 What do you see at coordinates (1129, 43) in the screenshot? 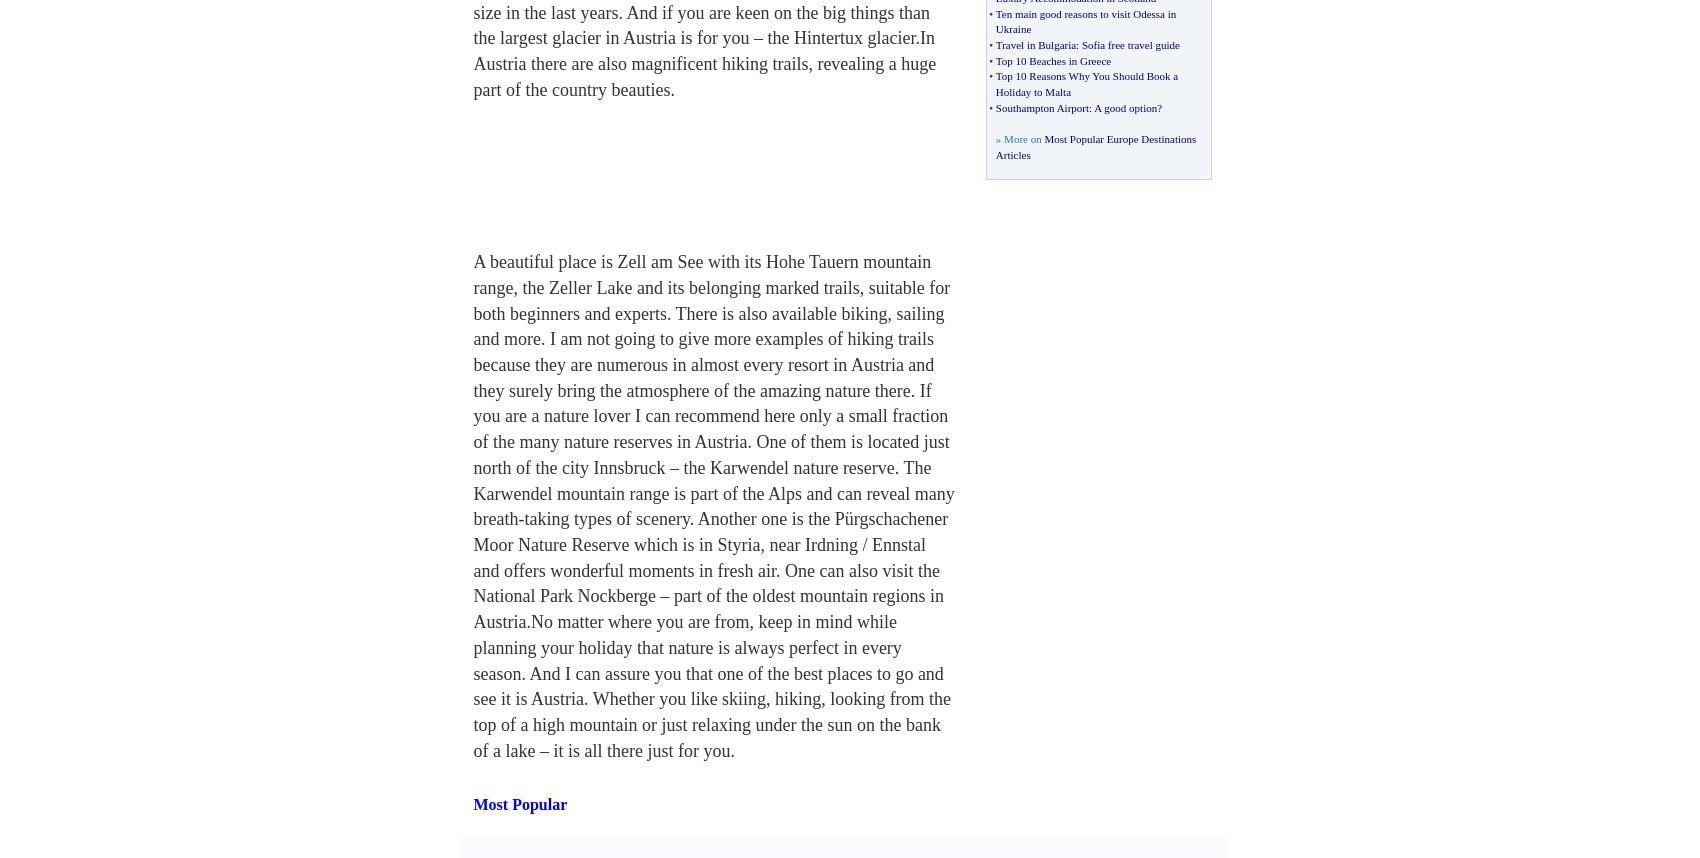
I see `'Sofia free travel guide'` at bounding box center [1129, 43].